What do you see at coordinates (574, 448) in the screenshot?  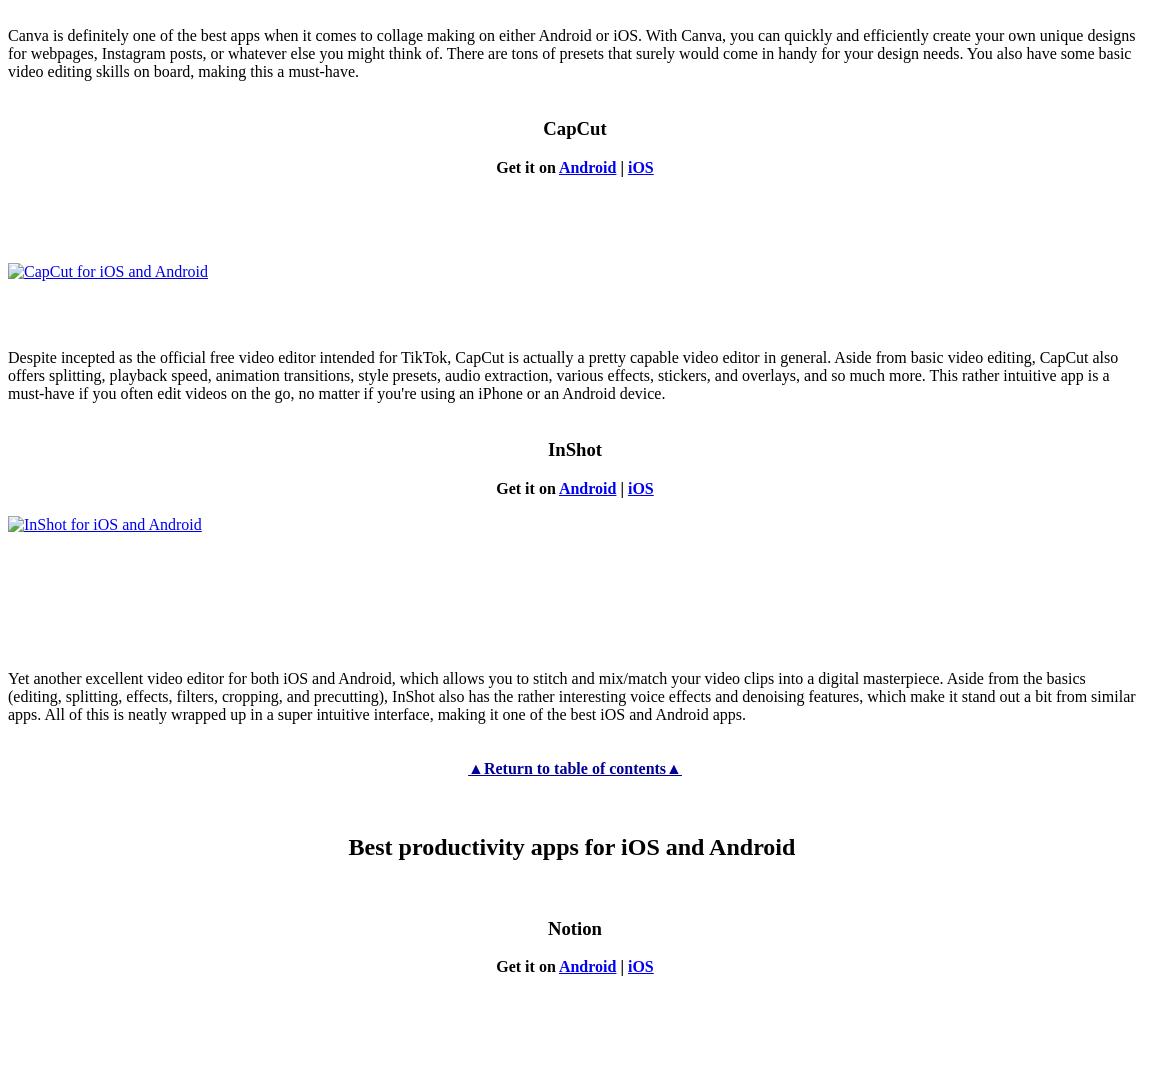 I see `'InShot'` at bounding box center [574, 448].